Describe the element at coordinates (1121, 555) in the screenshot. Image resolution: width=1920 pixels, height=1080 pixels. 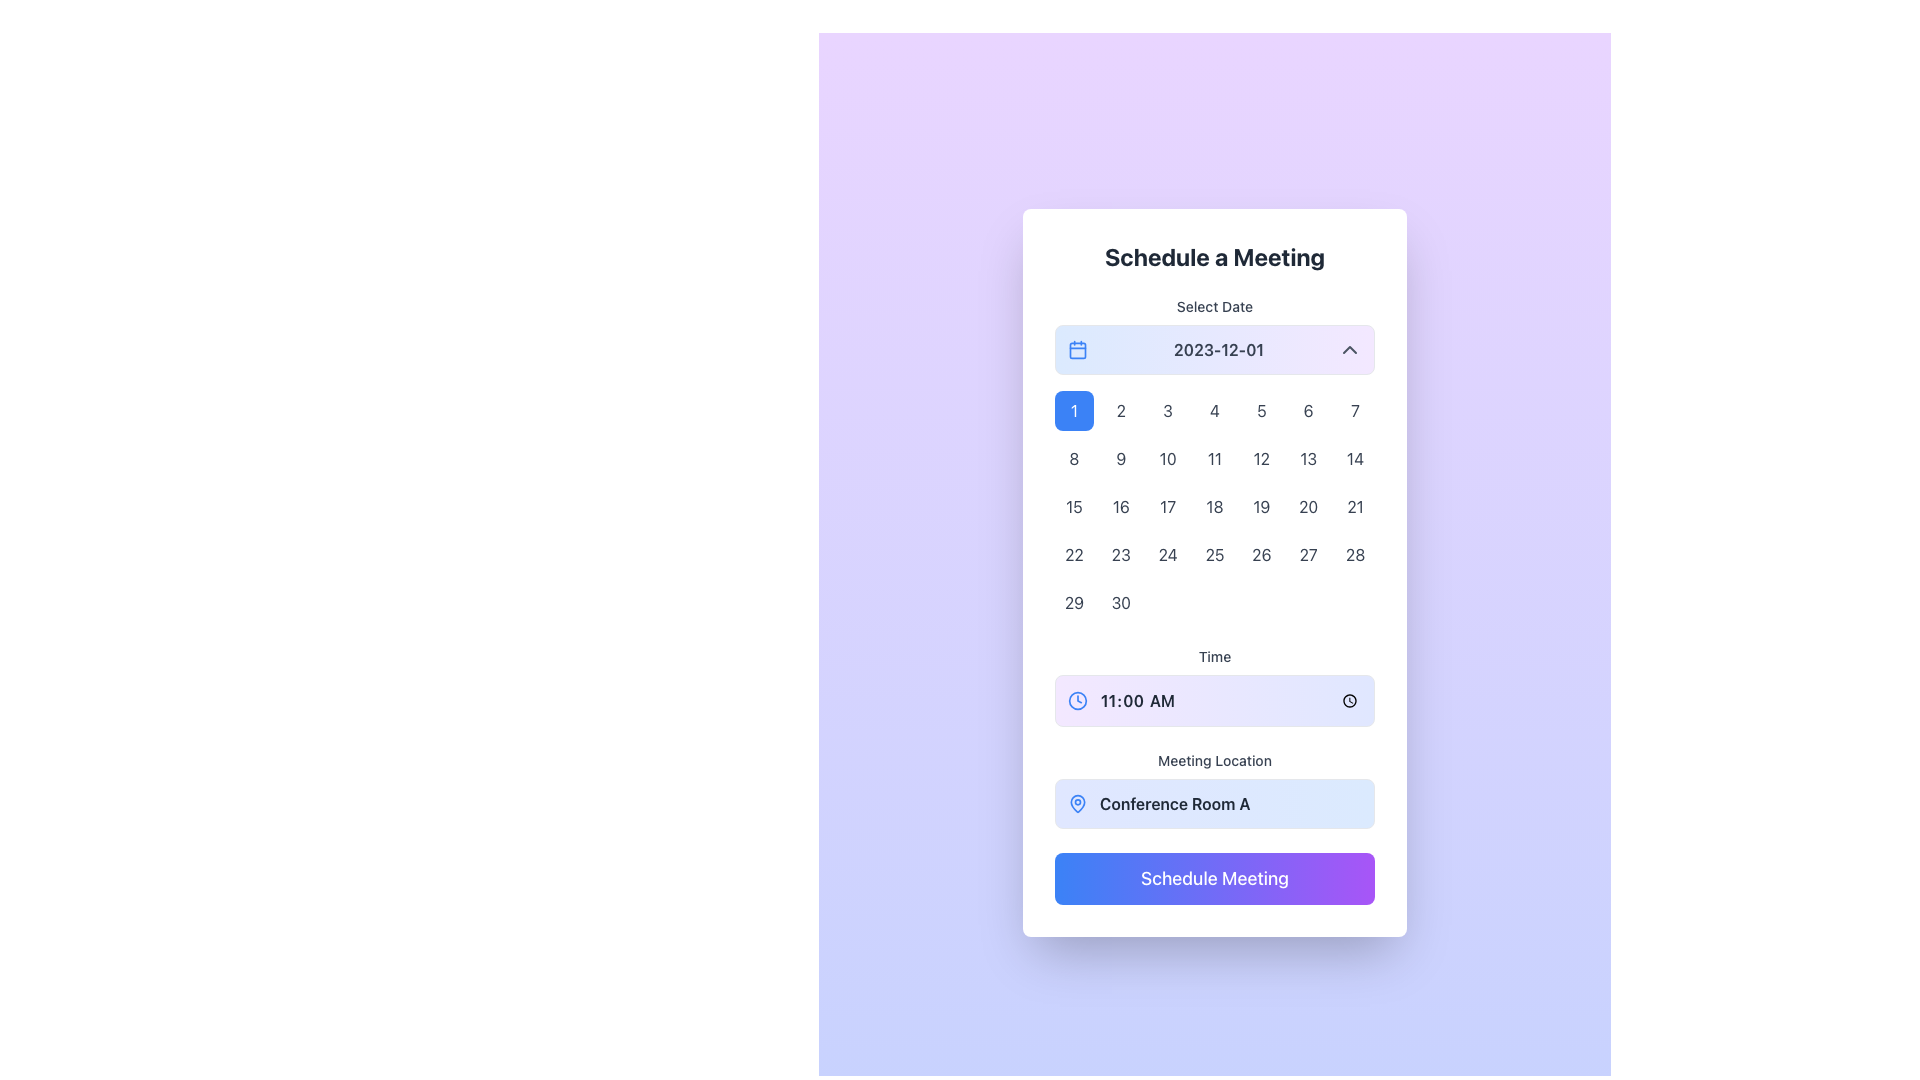
I see `the square-shaped button with rounded corners labeled '23' in gray font located in the fourth row, second column of the calendar grid` at that location.